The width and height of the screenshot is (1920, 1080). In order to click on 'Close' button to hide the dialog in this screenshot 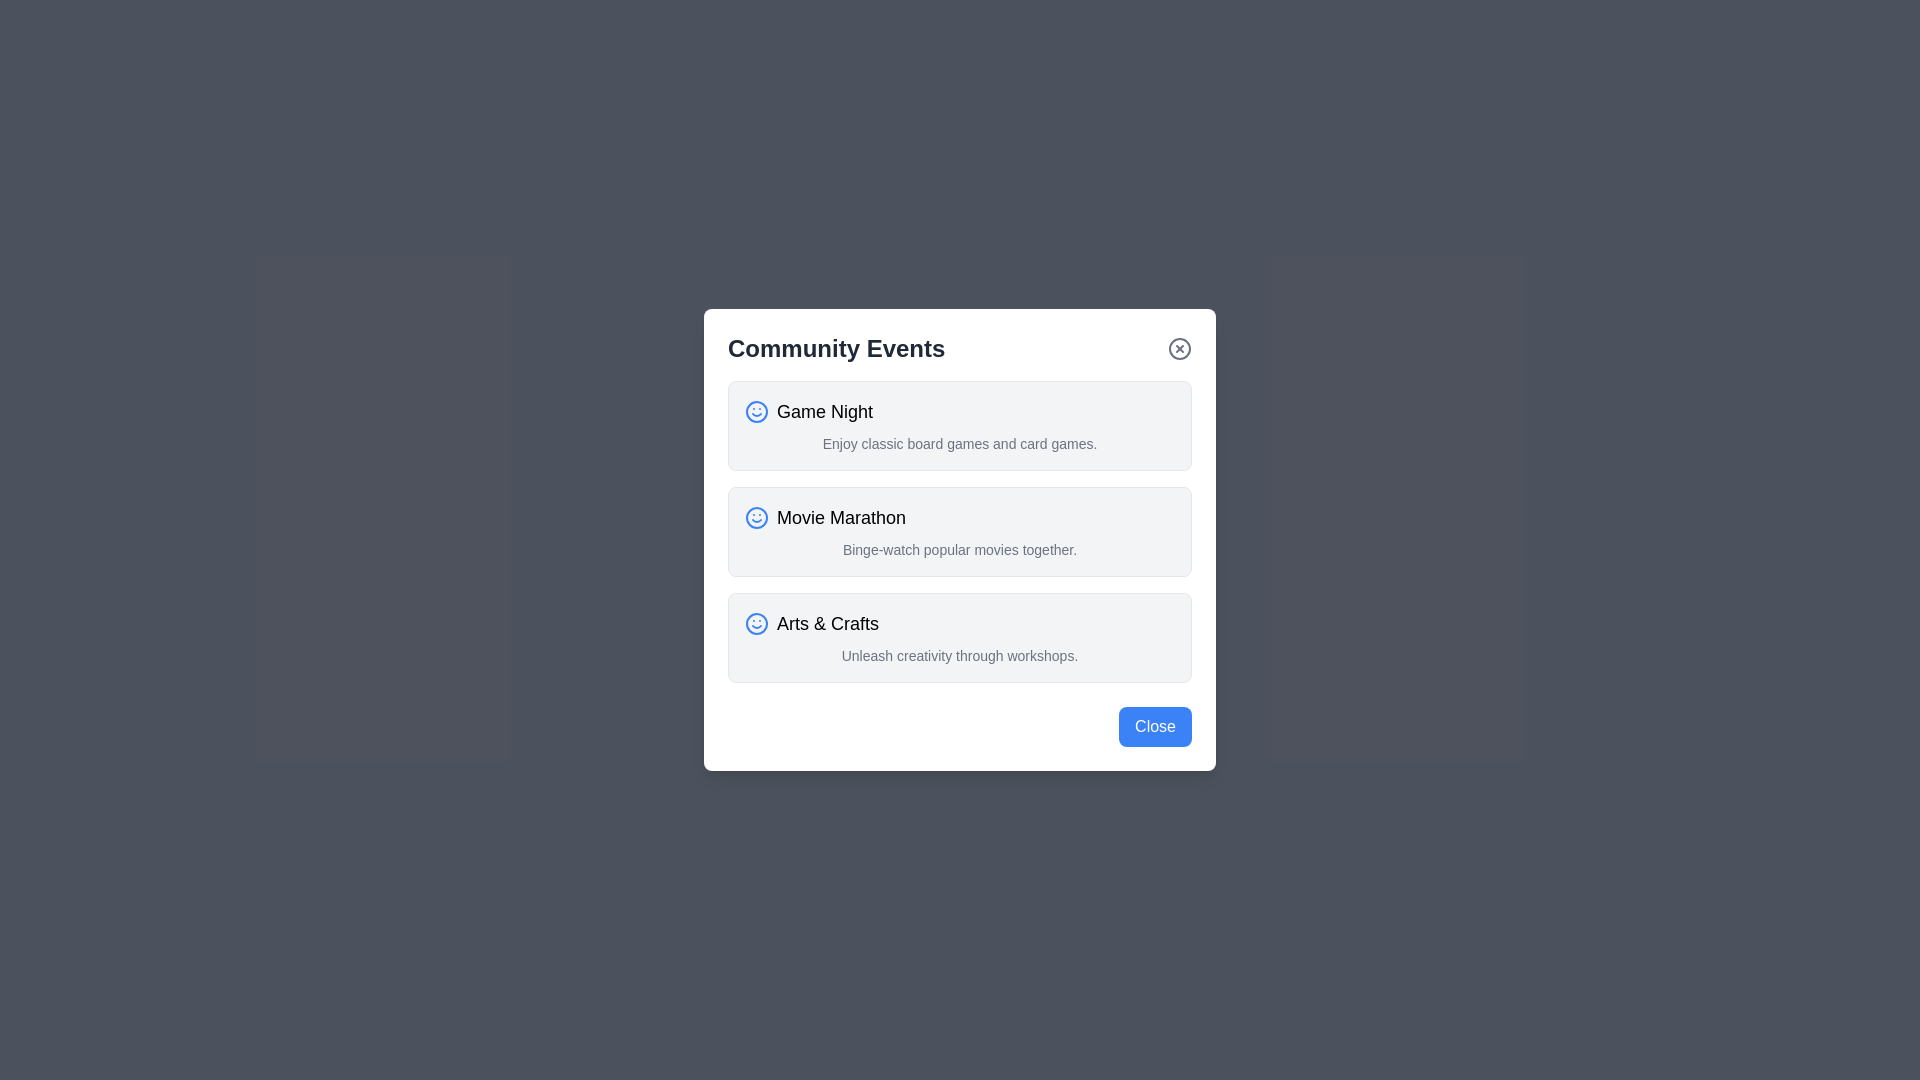, I will do `click(1155, 726)`.